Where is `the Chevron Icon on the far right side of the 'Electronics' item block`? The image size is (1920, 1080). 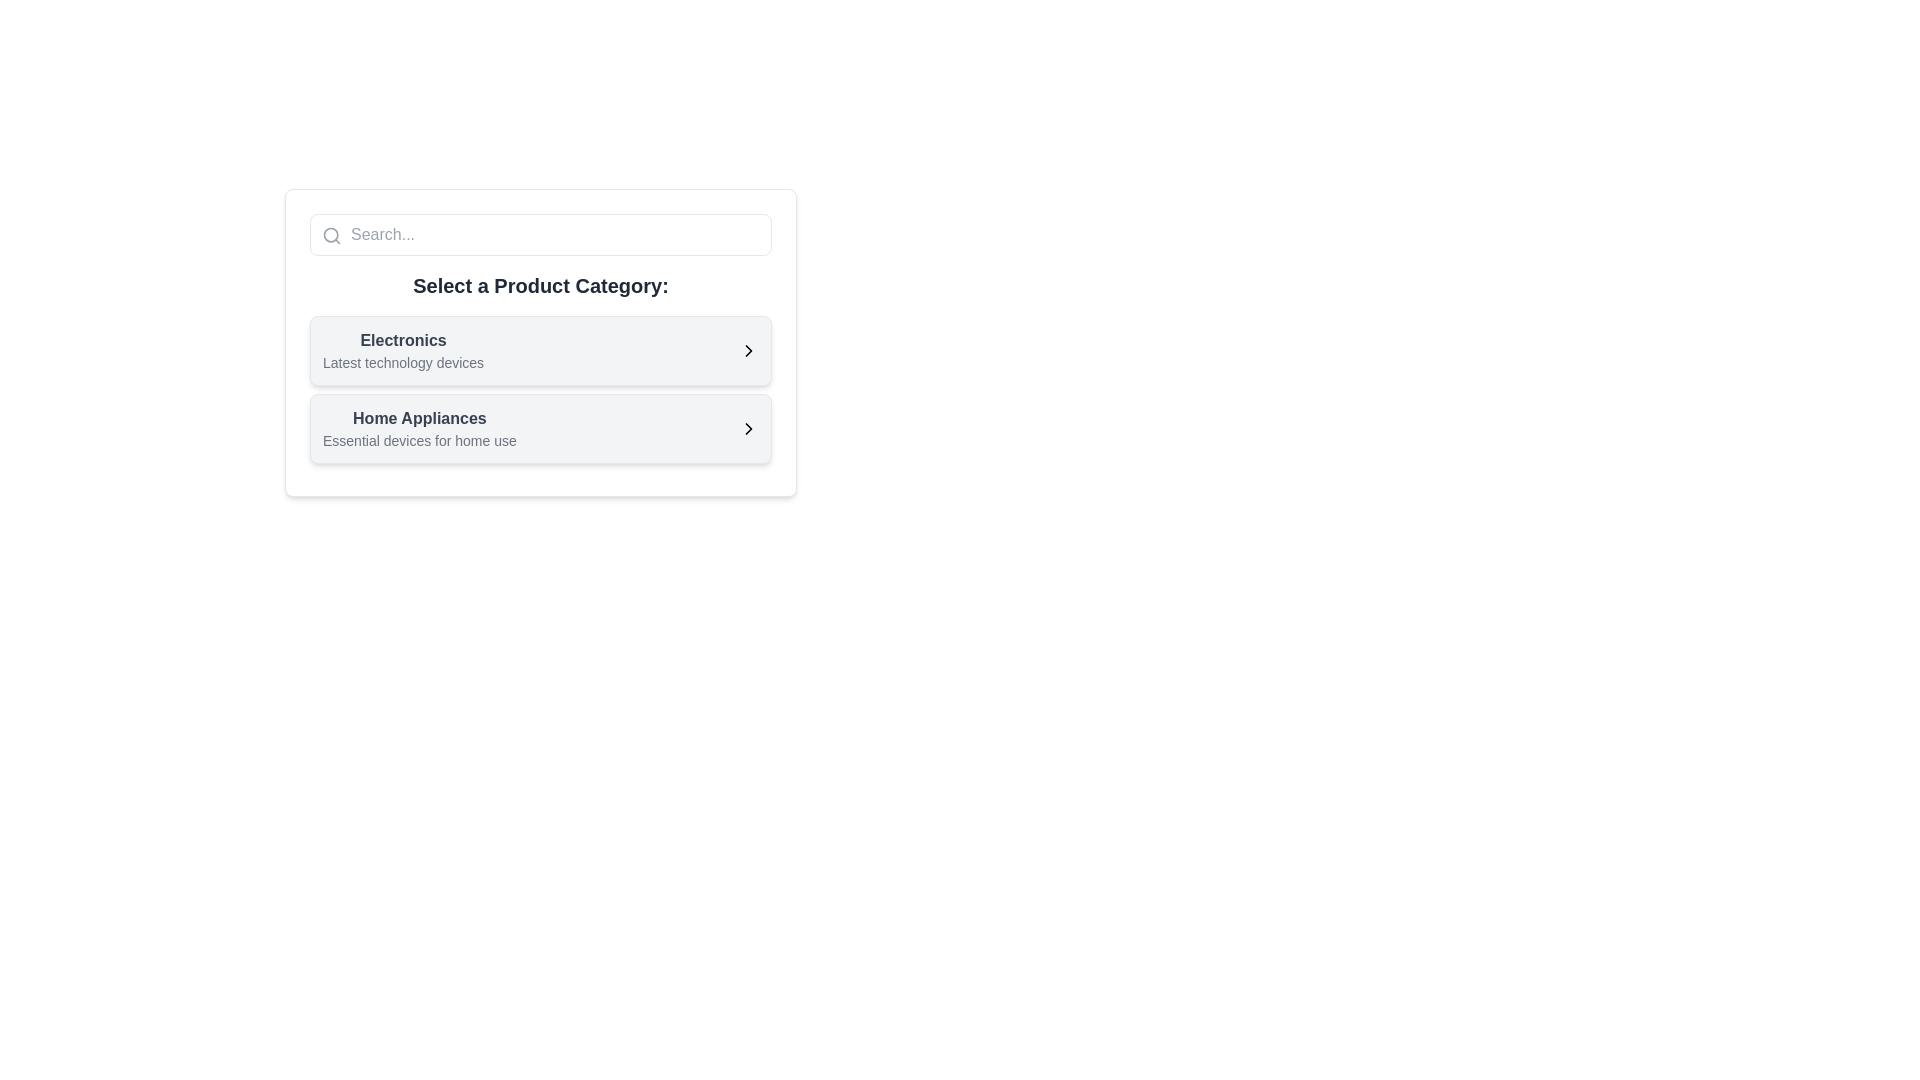
the Chevron Icon on the far right side of the 'Electronics' item block is located at coordinates (747, 350).